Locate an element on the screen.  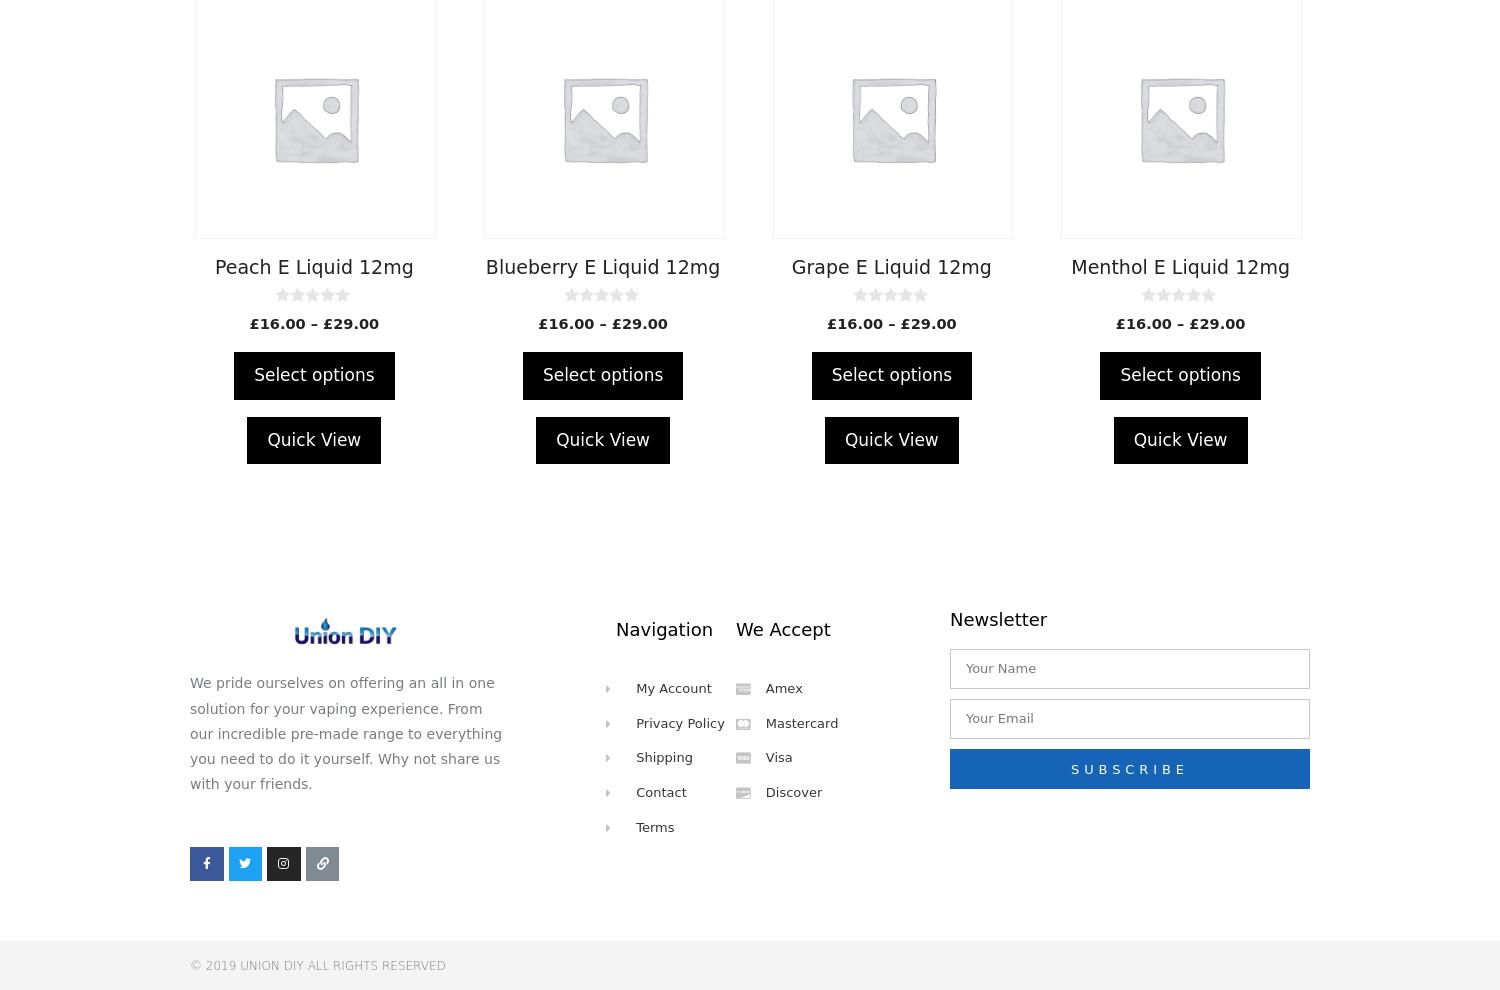
'We Accept' is located at coordinates (782, 627).